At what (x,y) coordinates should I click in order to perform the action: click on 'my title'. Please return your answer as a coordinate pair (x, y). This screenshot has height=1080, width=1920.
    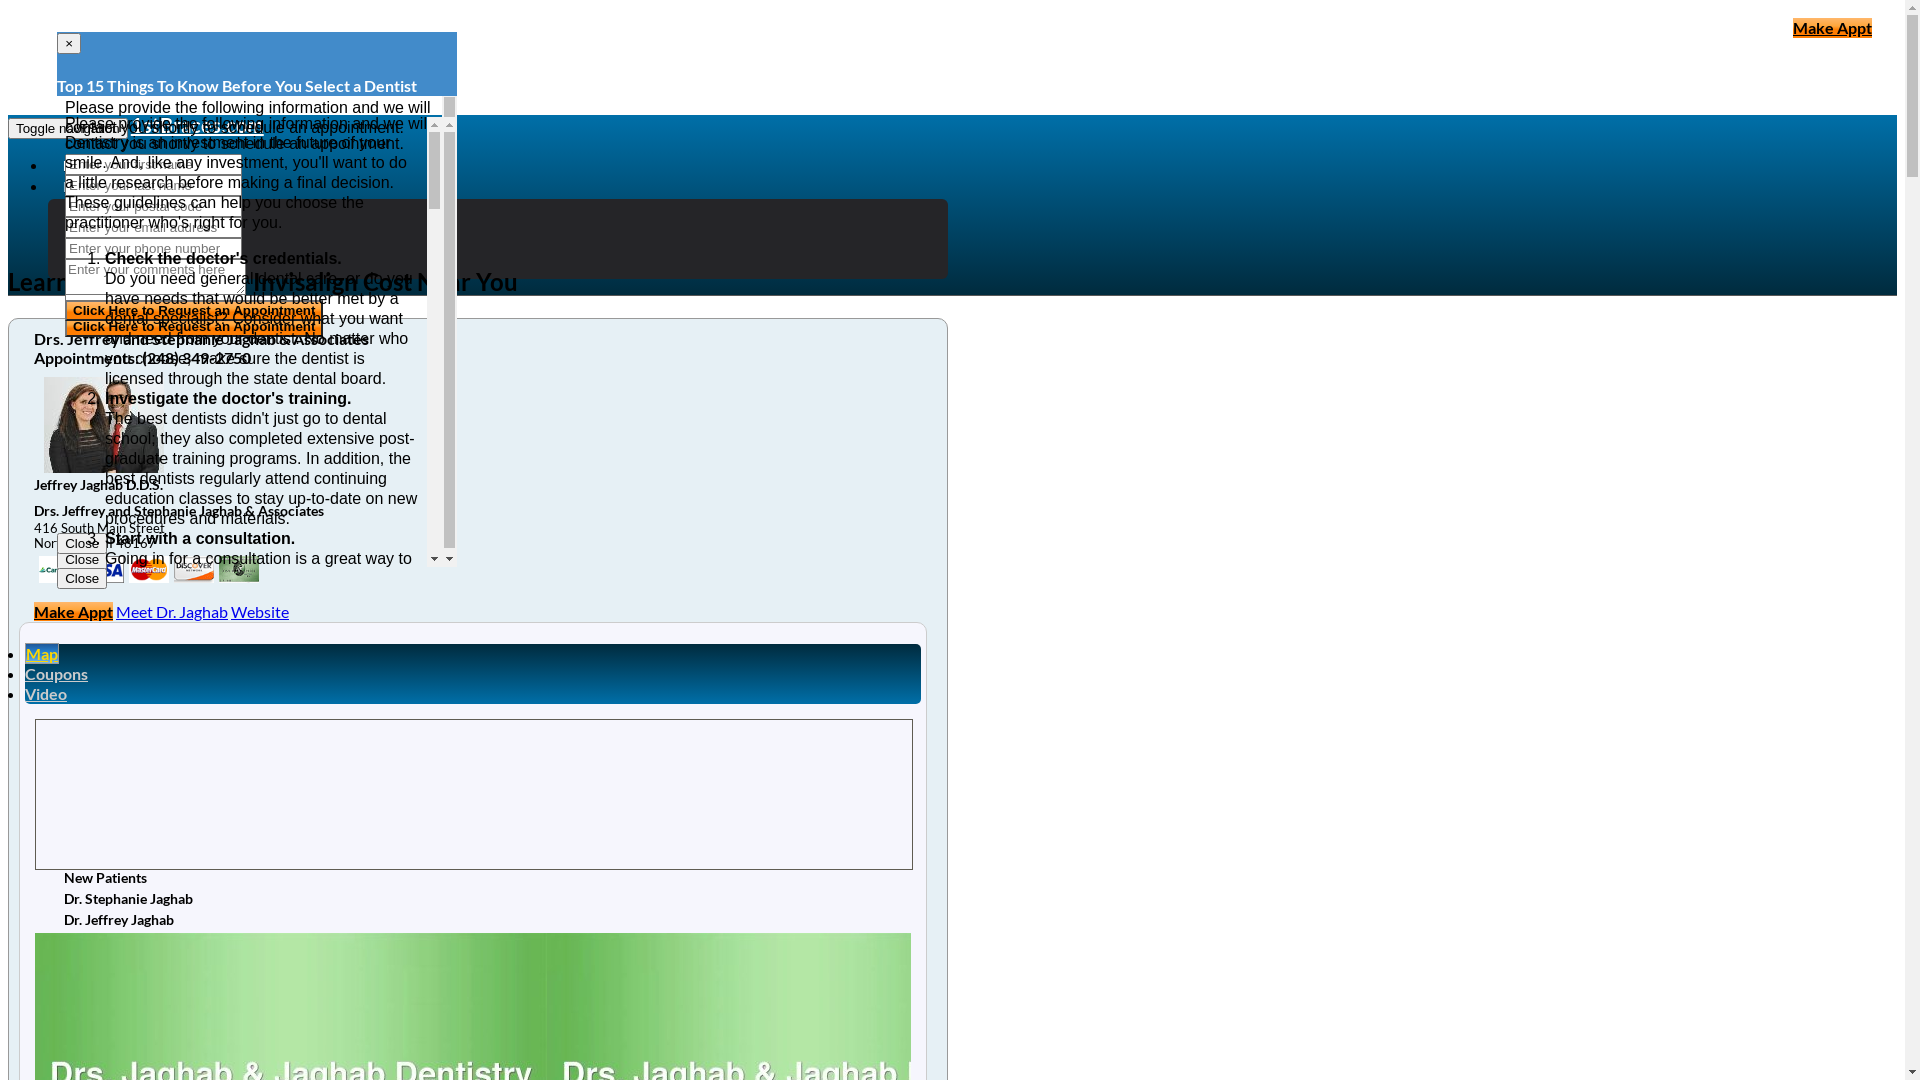
    Looking at the image, I should click on (103, 569).